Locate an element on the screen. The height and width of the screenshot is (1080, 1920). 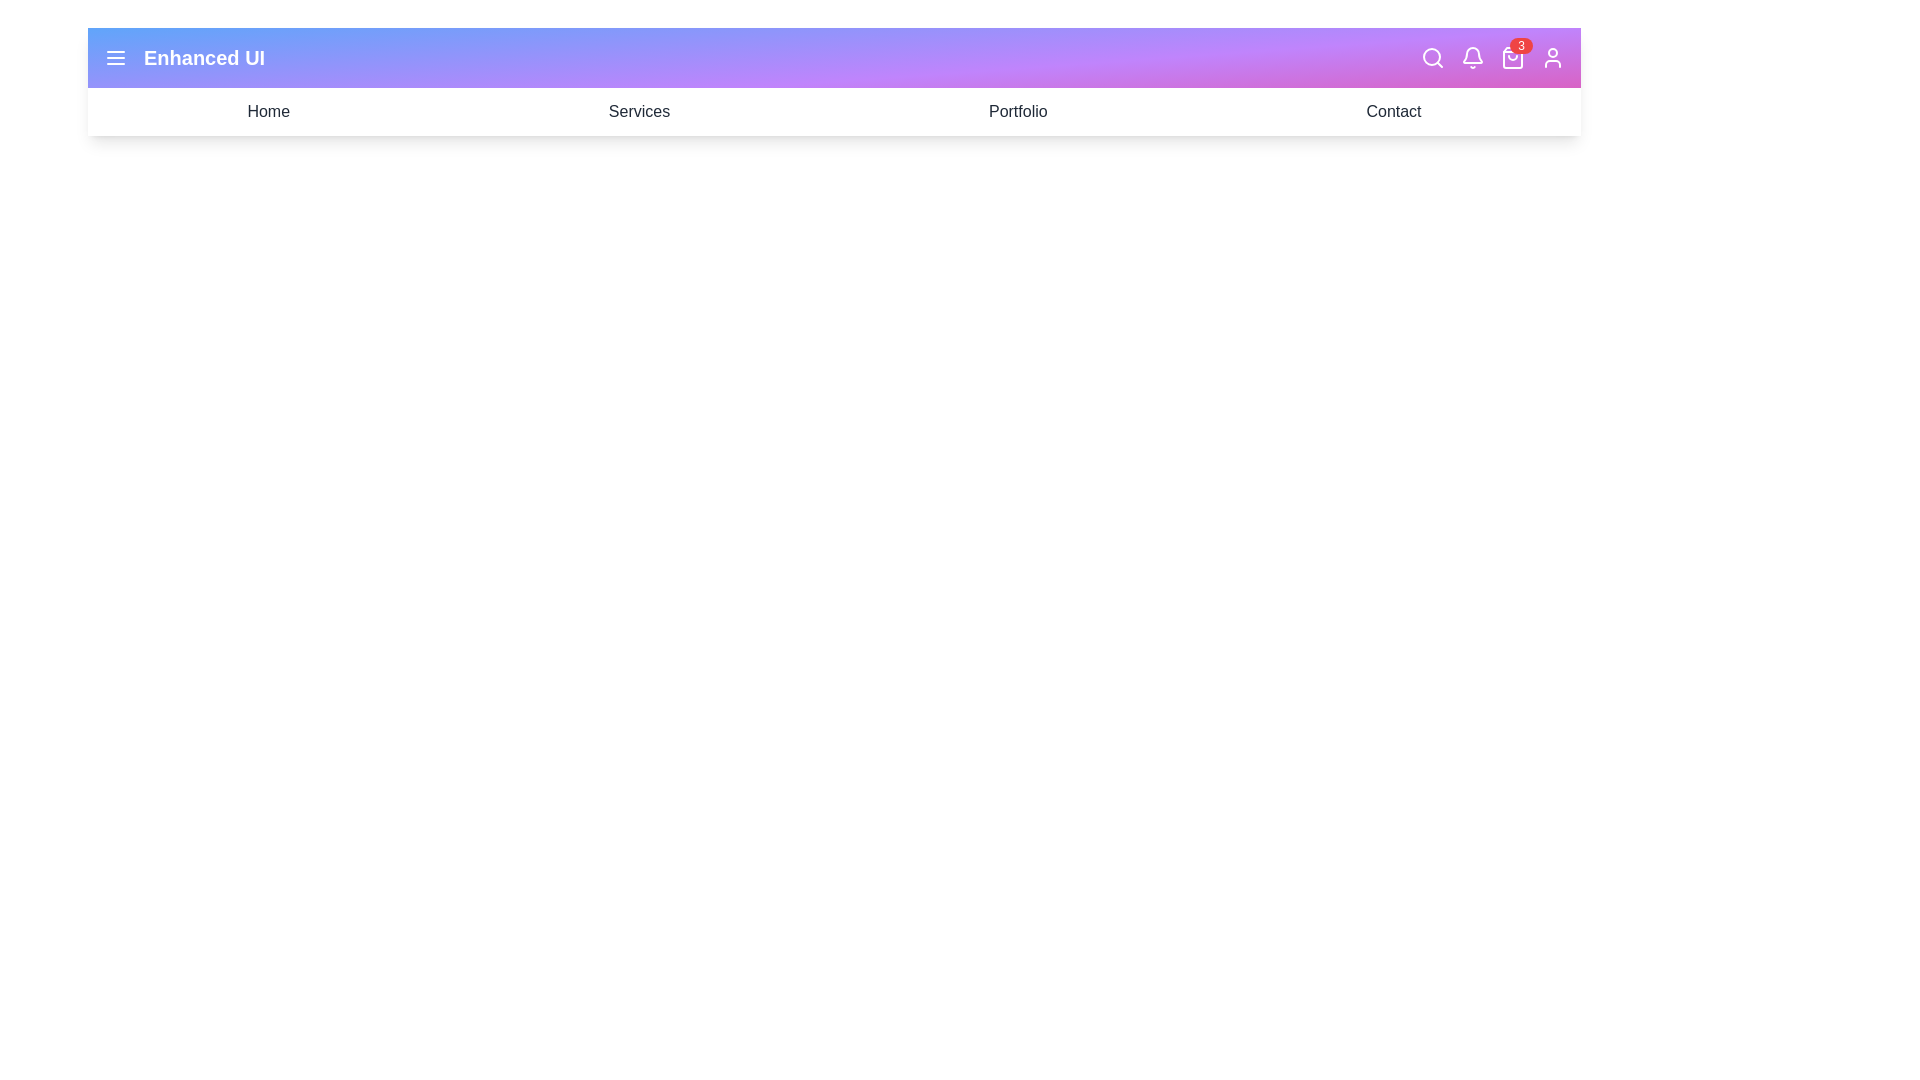
the search icon to initiate a search is located at coordinates (1432, 56).